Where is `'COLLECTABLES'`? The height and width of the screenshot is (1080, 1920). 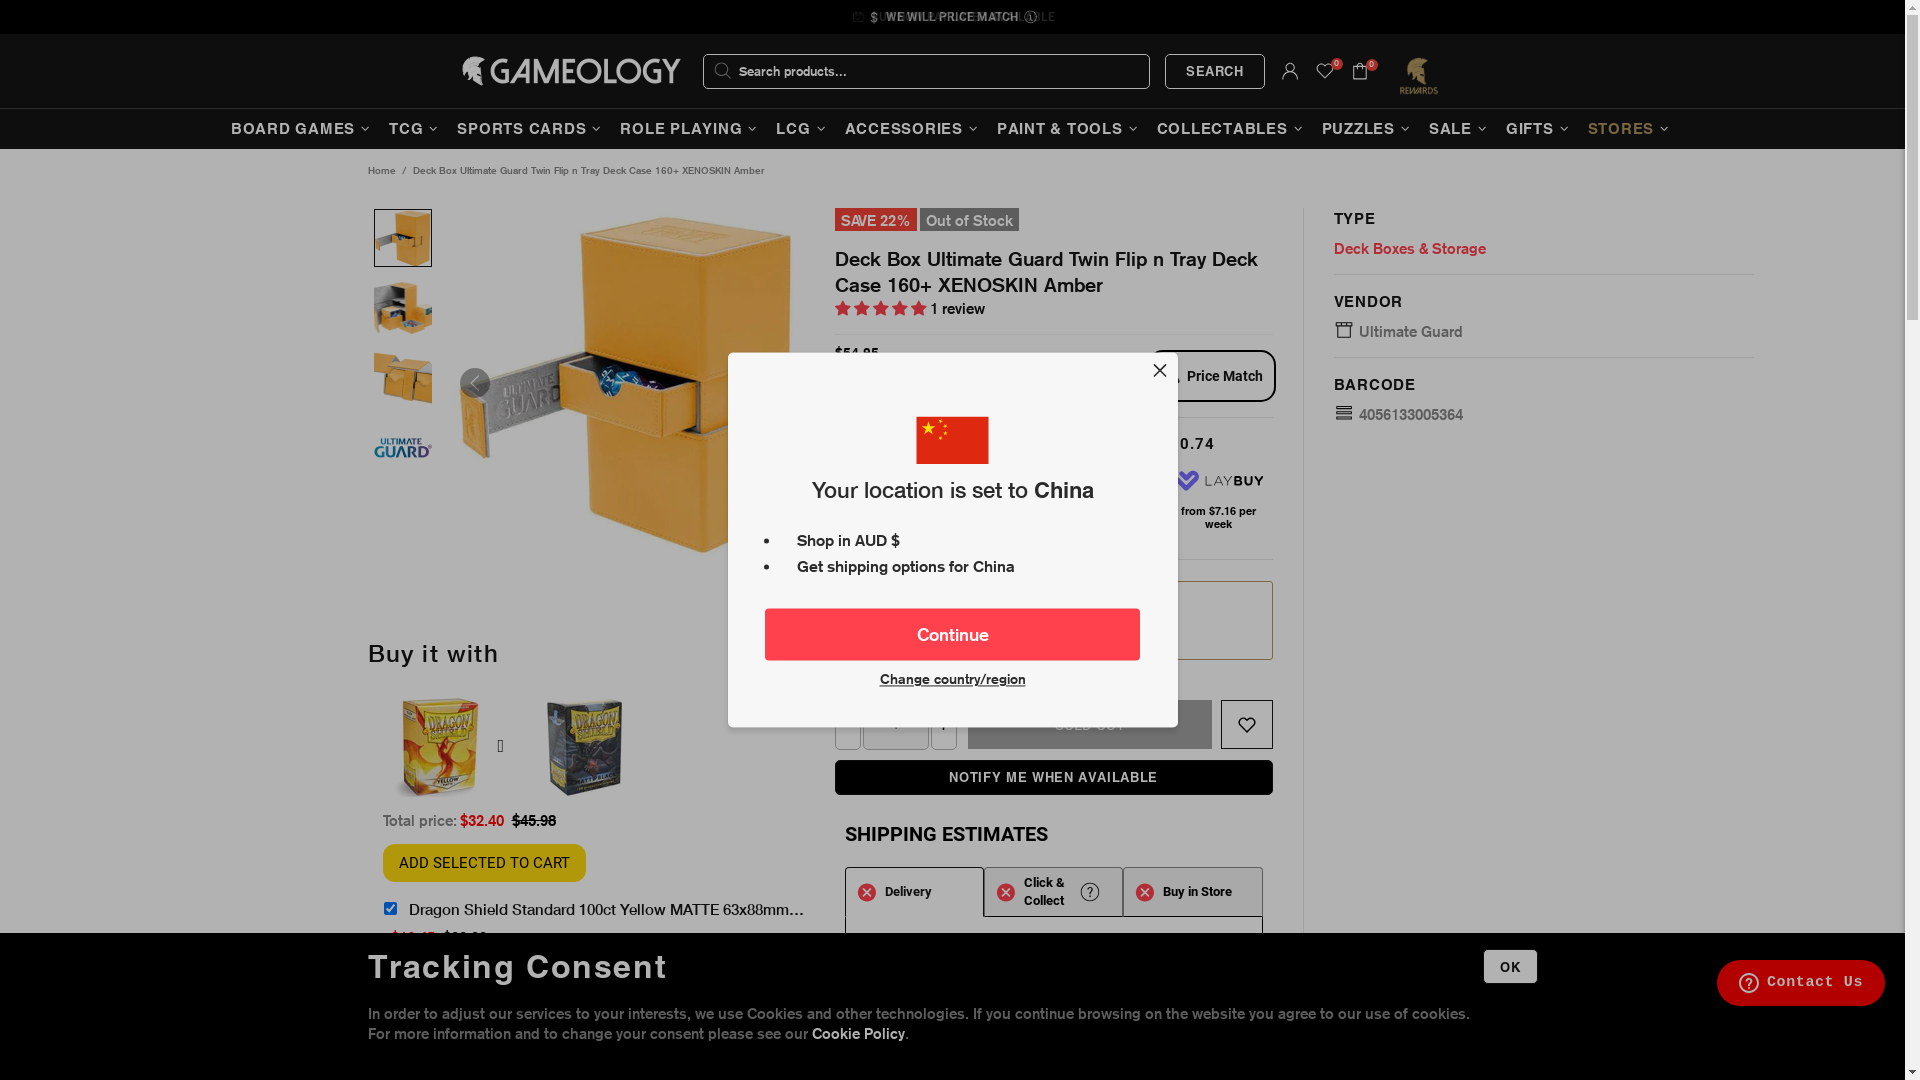 'COLLECTABLES' is located at coordinates (1231, 128).